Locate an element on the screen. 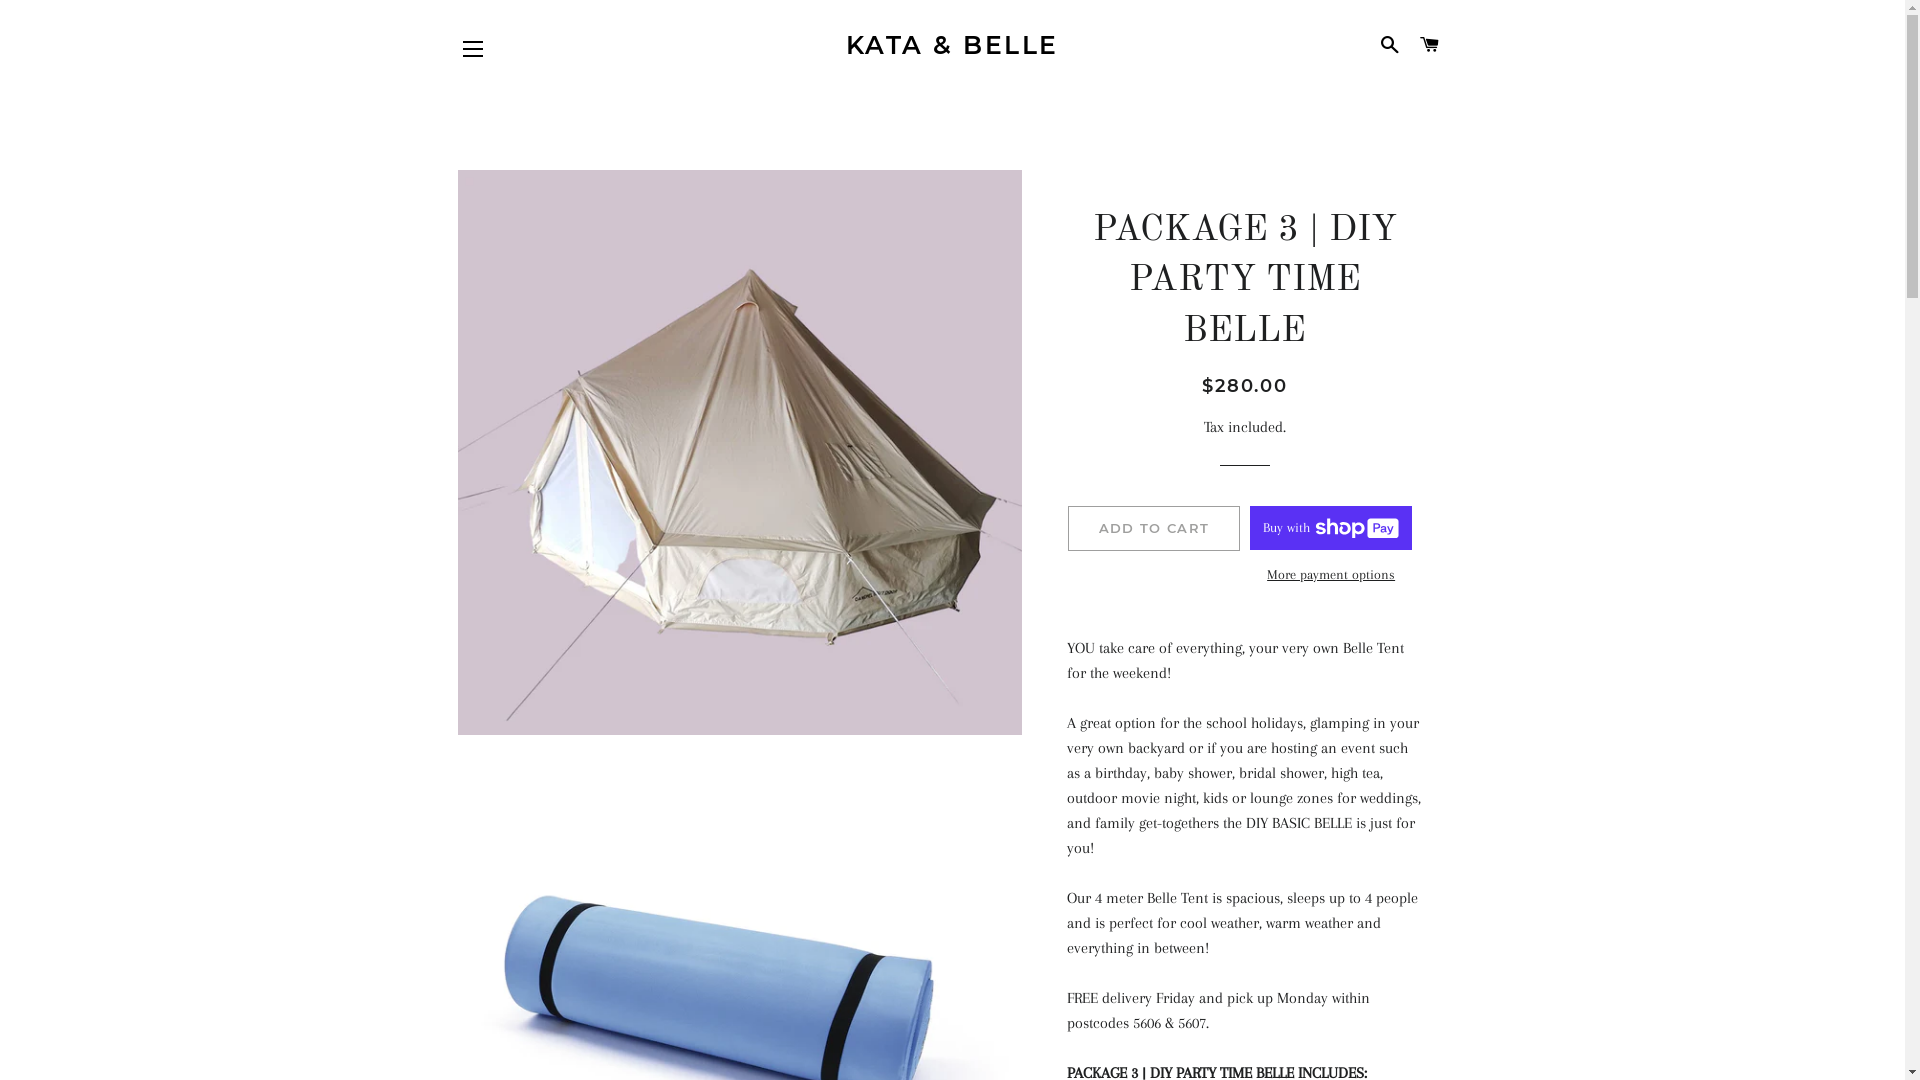 This screenshot has width=1920, height=1080. 'CART' is located at coordinates (1428, 45).